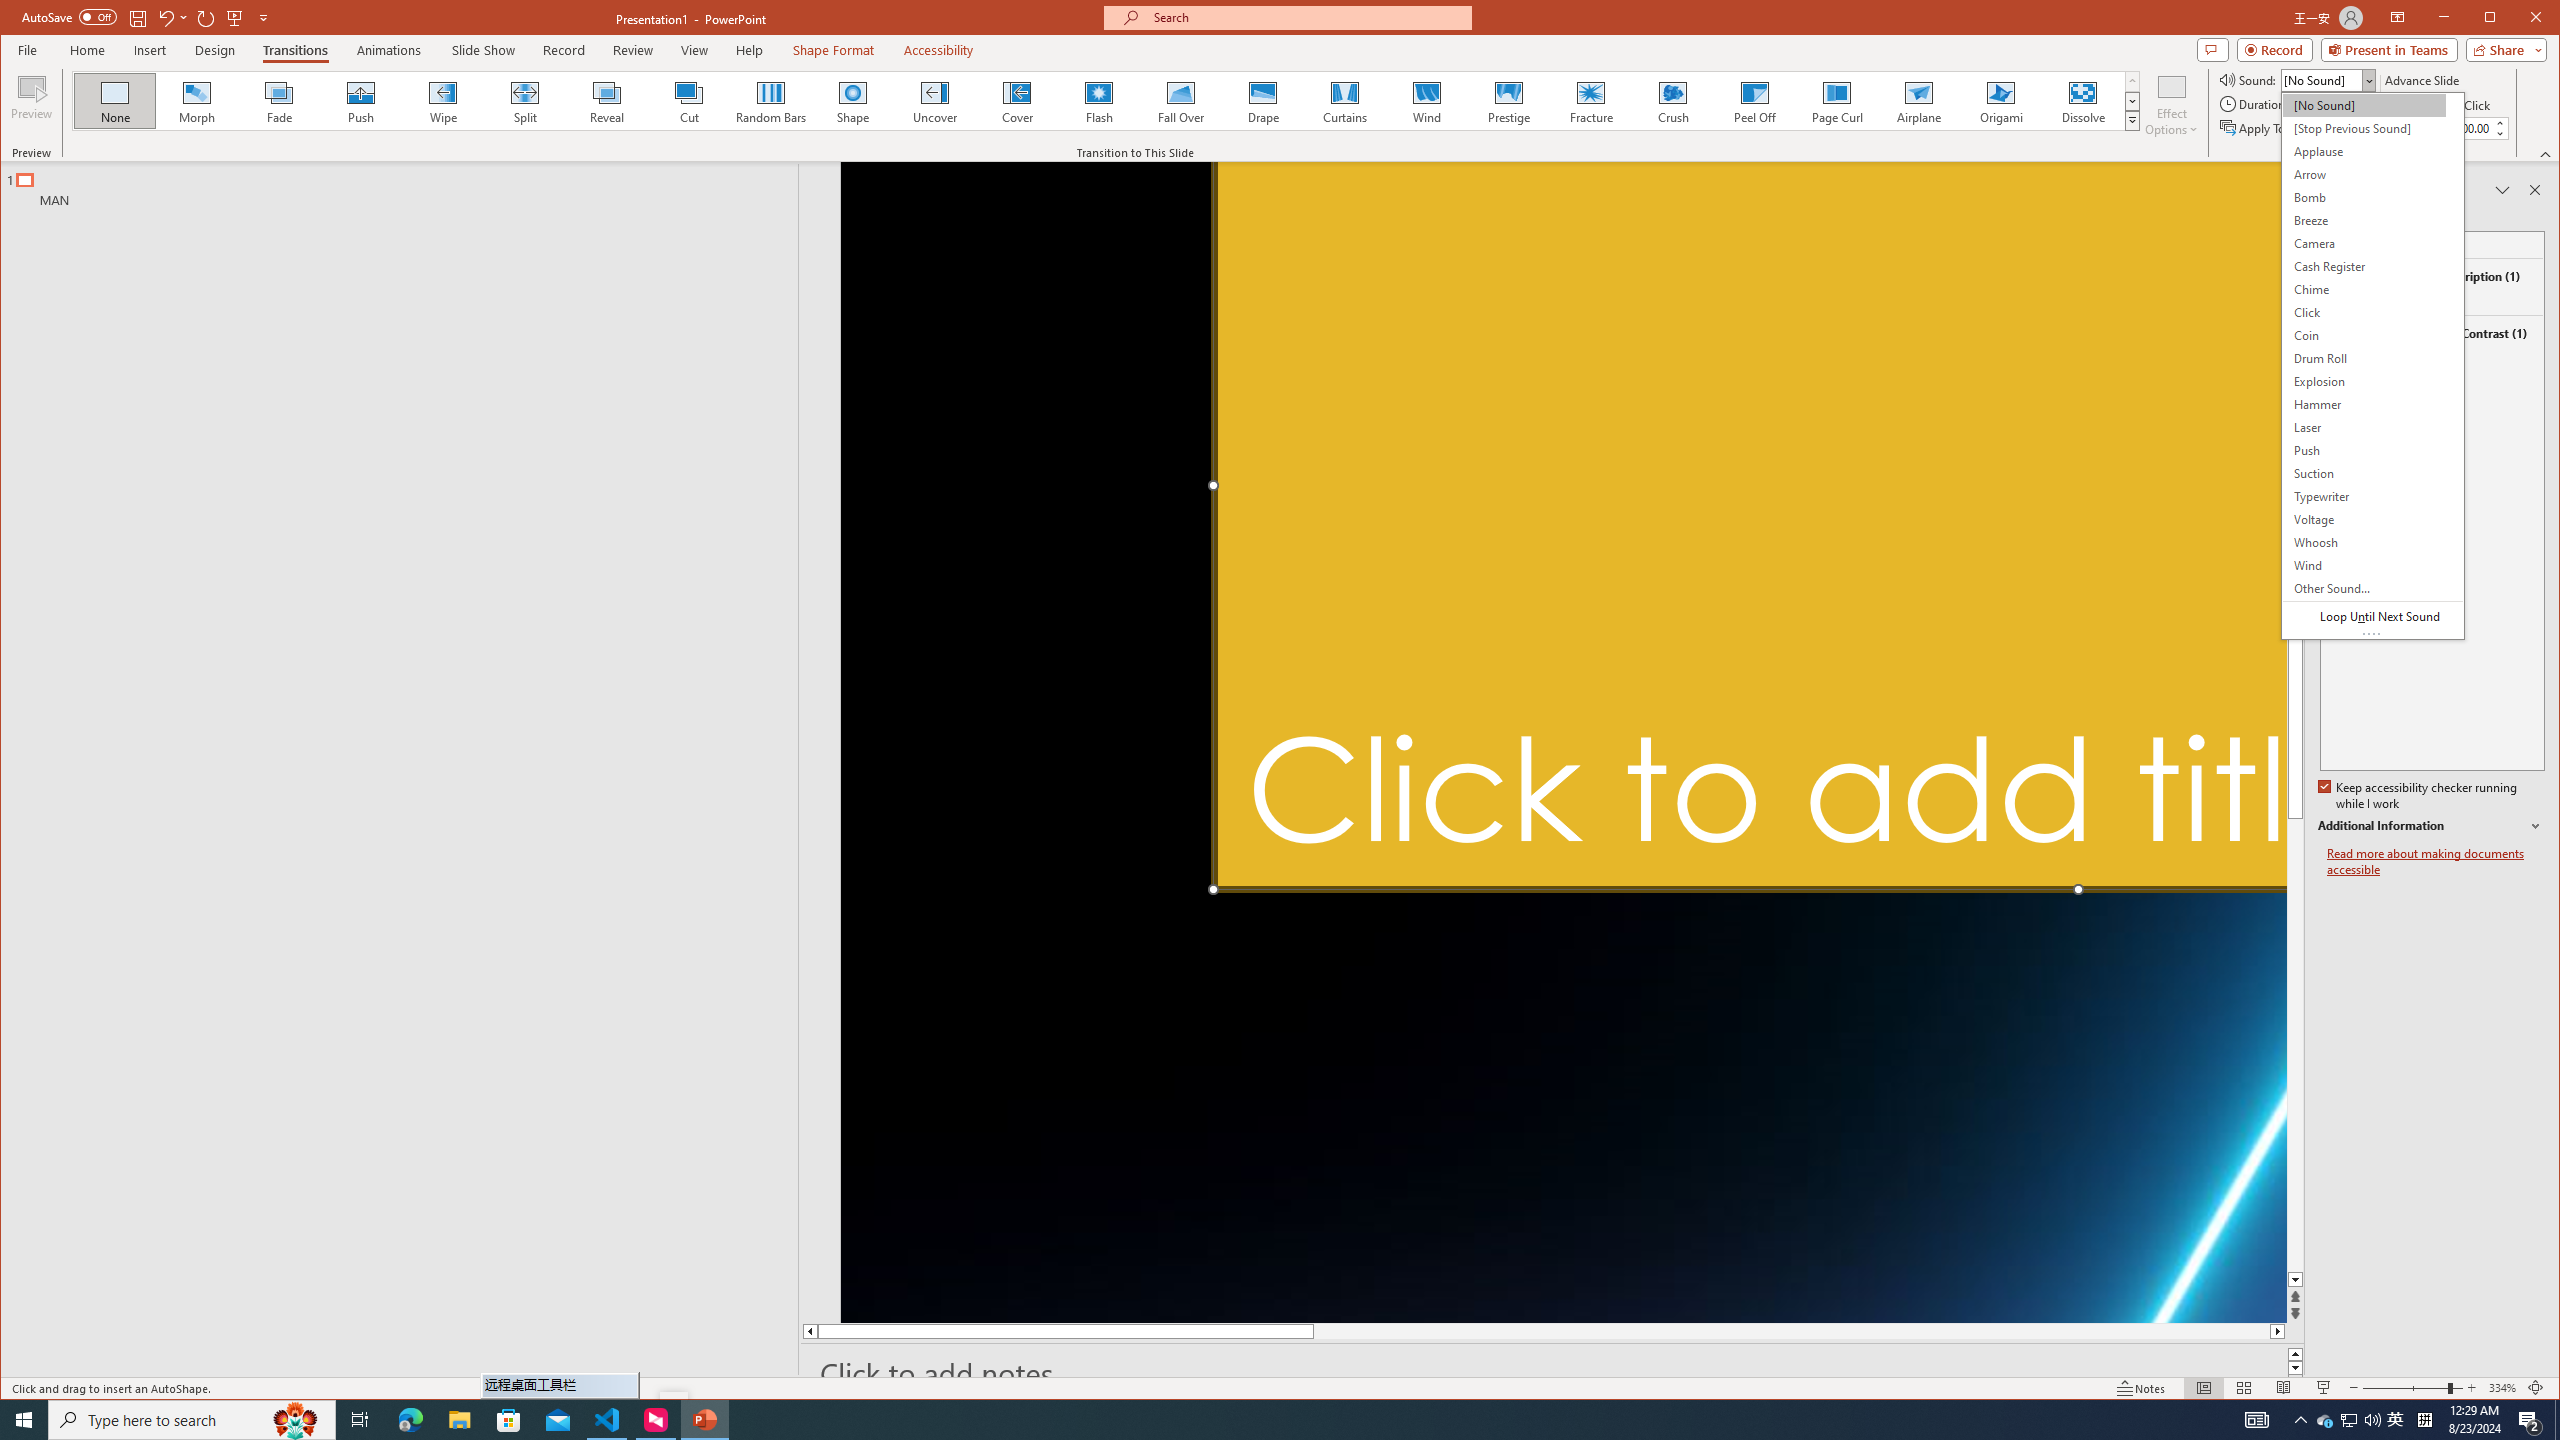  I want to click on 'Visual Studio Code - 1 running window', so click(607, 1418).